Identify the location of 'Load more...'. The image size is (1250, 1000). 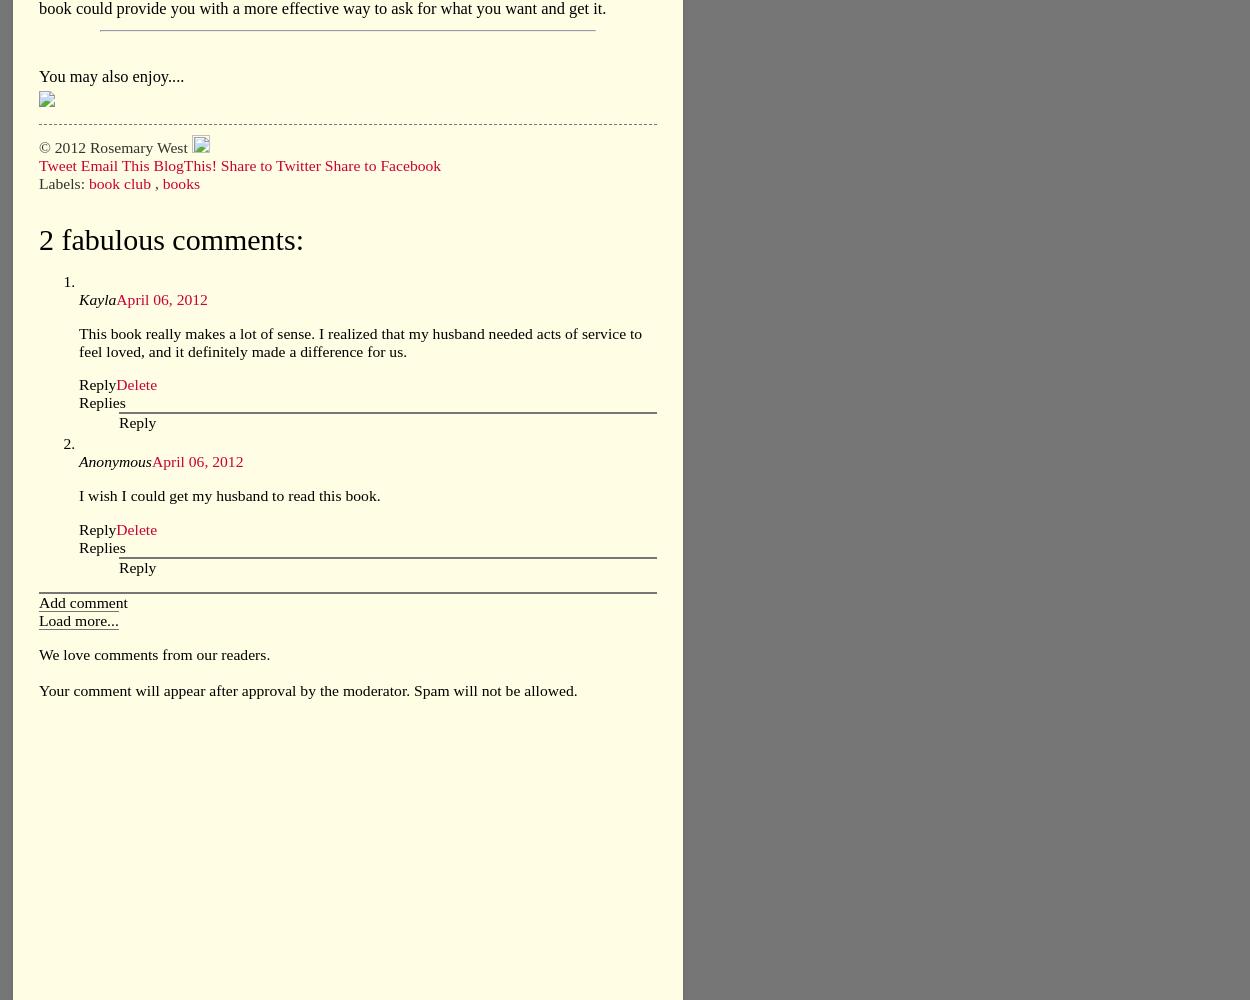
(77, 619).